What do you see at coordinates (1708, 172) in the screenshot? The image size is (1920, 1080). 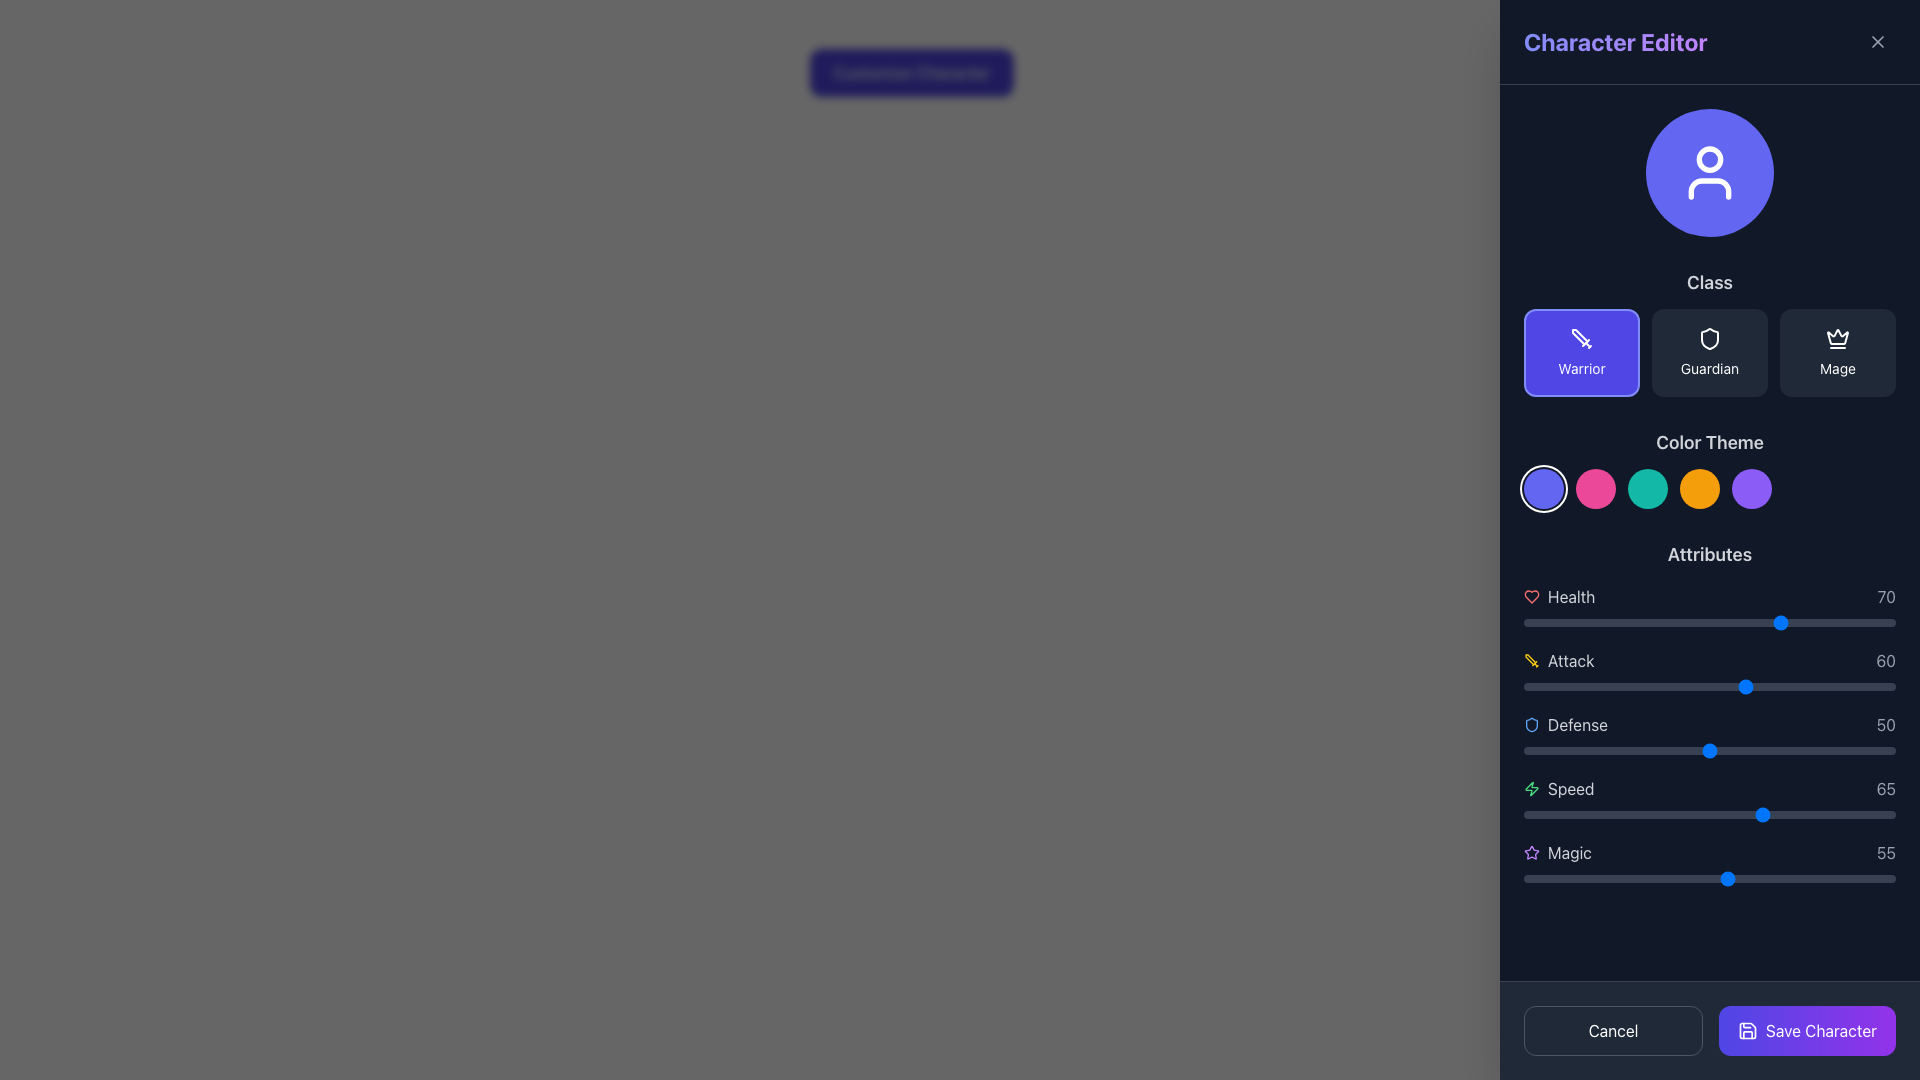 I see `the white user silhouette icon with a purple circular background located at the top of the sidebar in the 'Character Editor' section` at bounding box center [1708, 172].